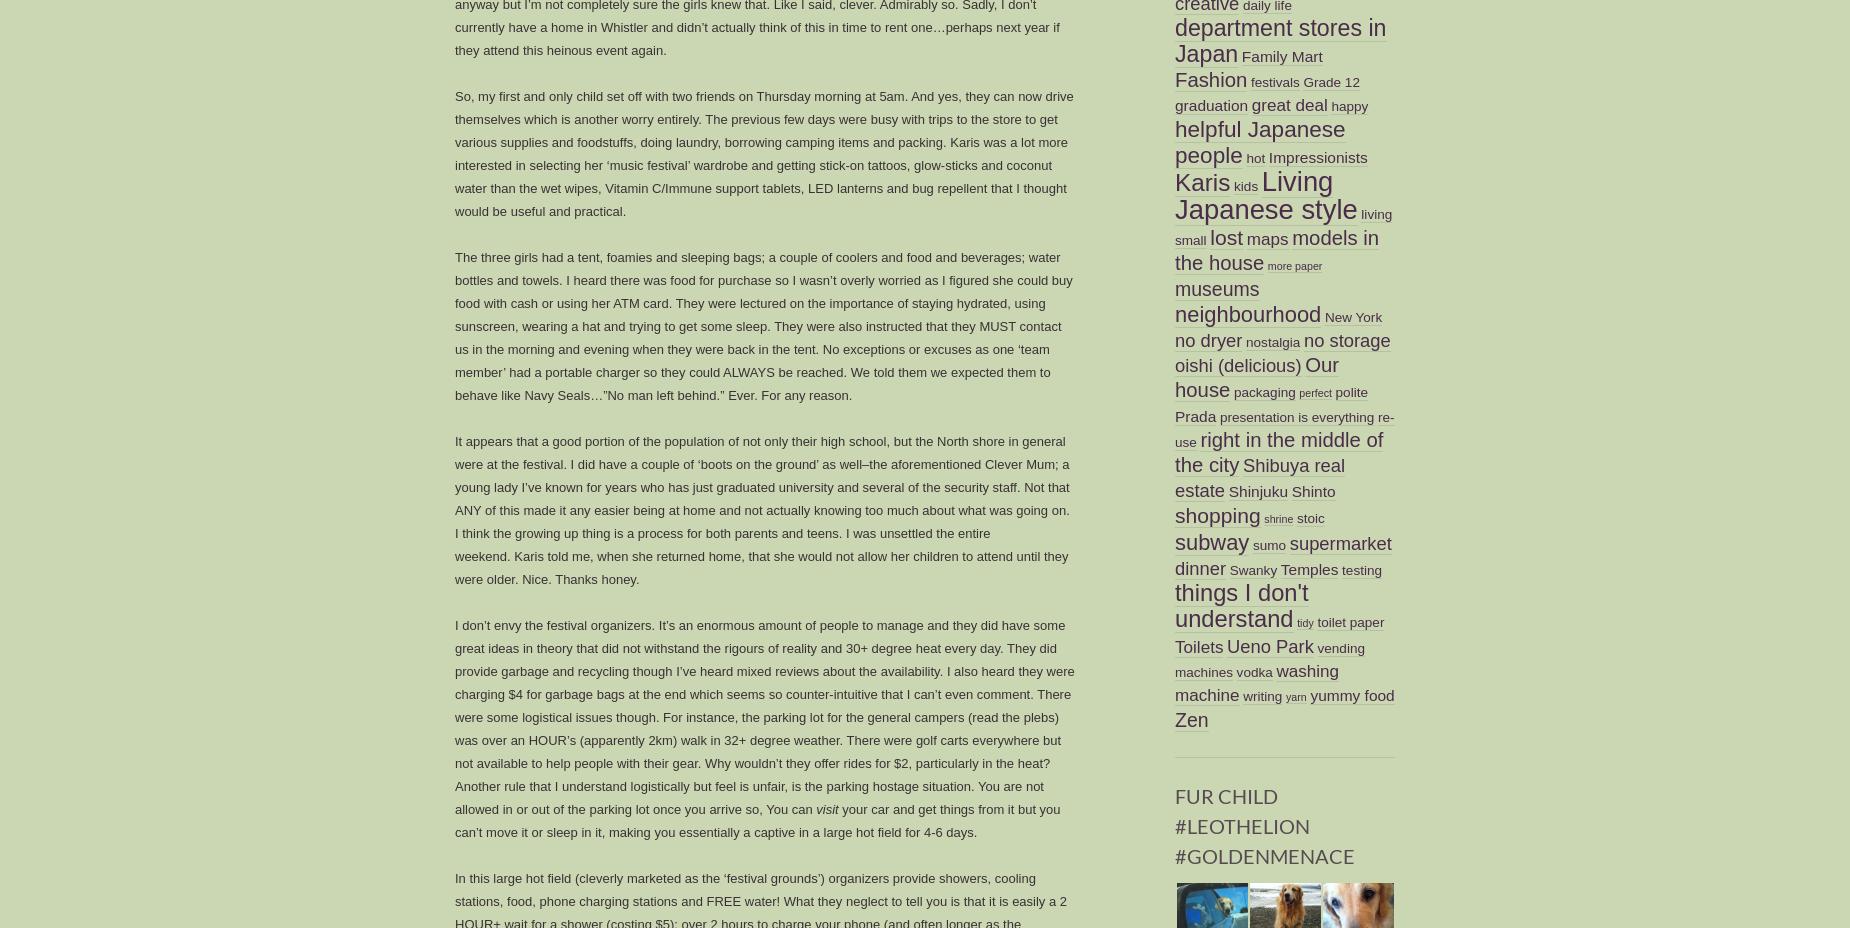  I want to click on 'happy', so click(1348, 104).